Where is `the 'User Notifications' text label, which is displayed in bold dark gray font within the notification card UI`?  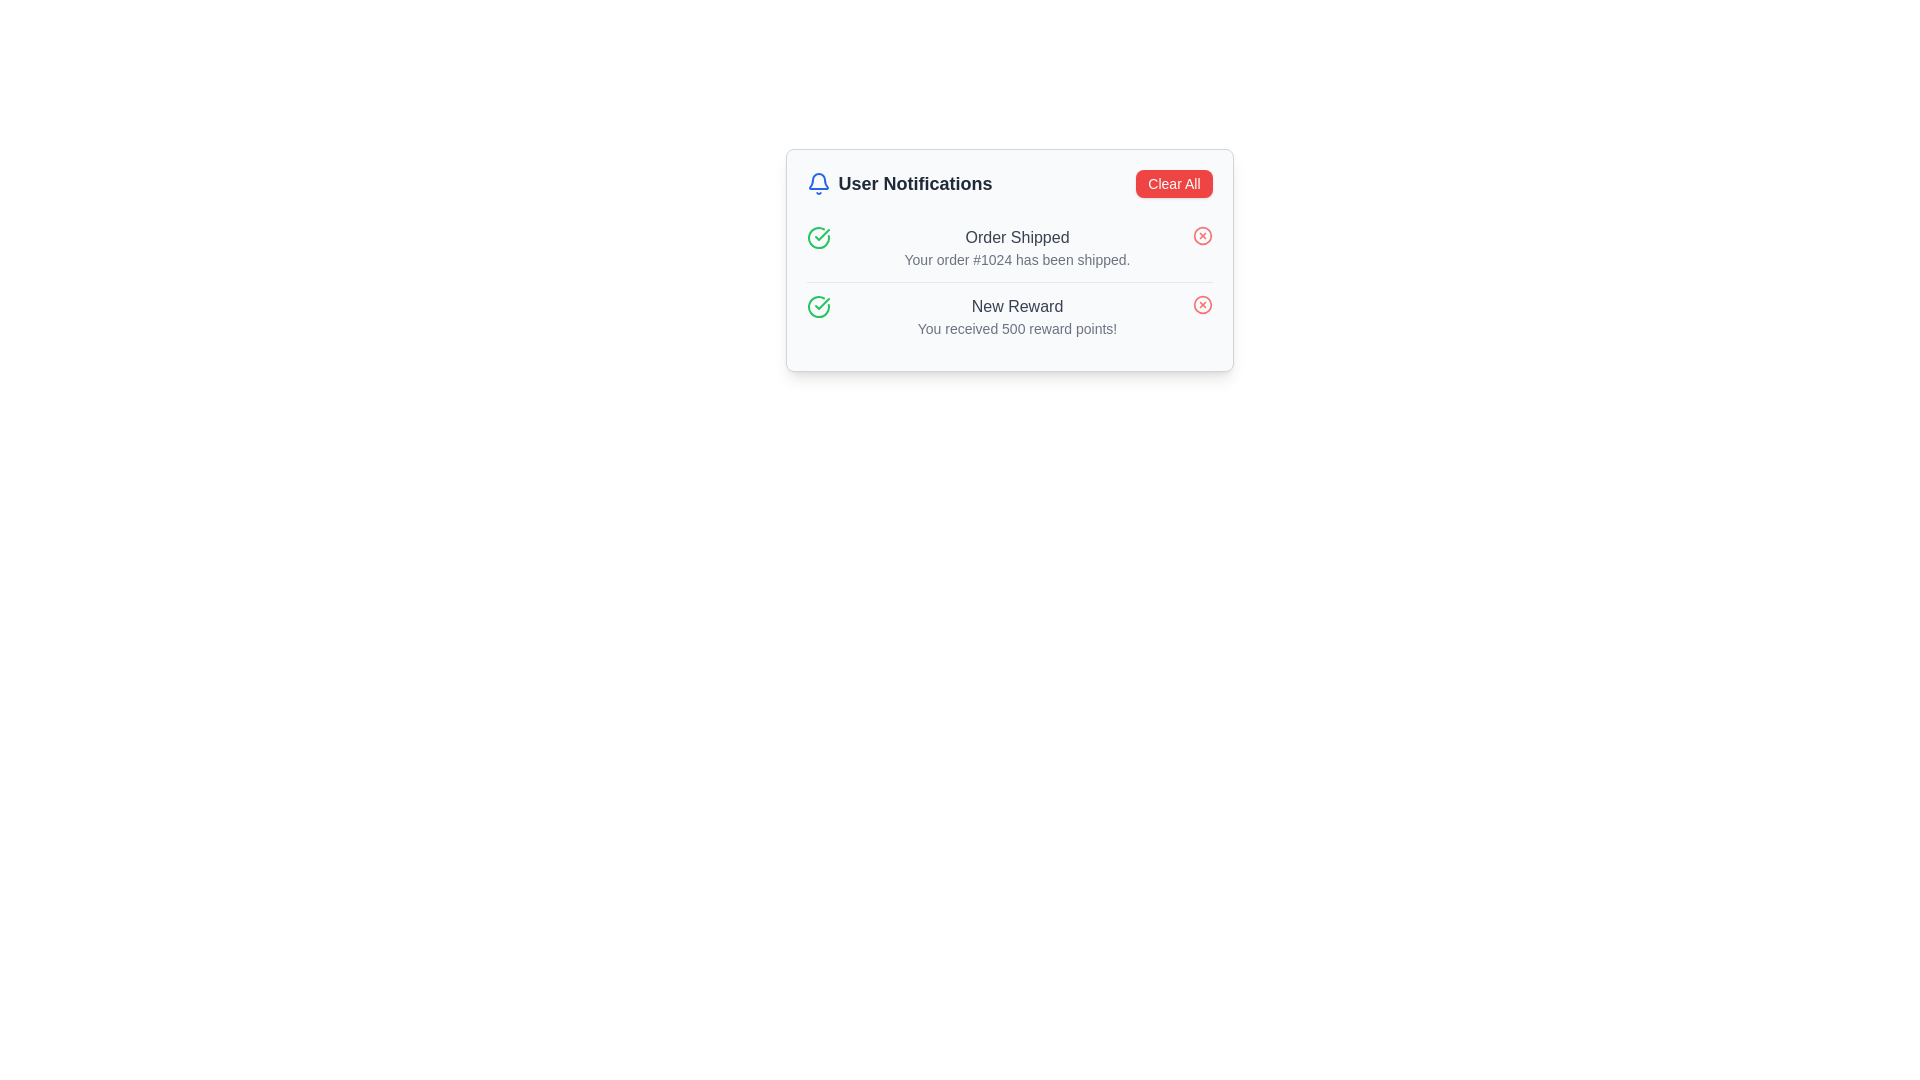
the 'User Notifications' text label, which is displayed in bold dark gray font within the notification card UI is located at coordinates (914, 184).